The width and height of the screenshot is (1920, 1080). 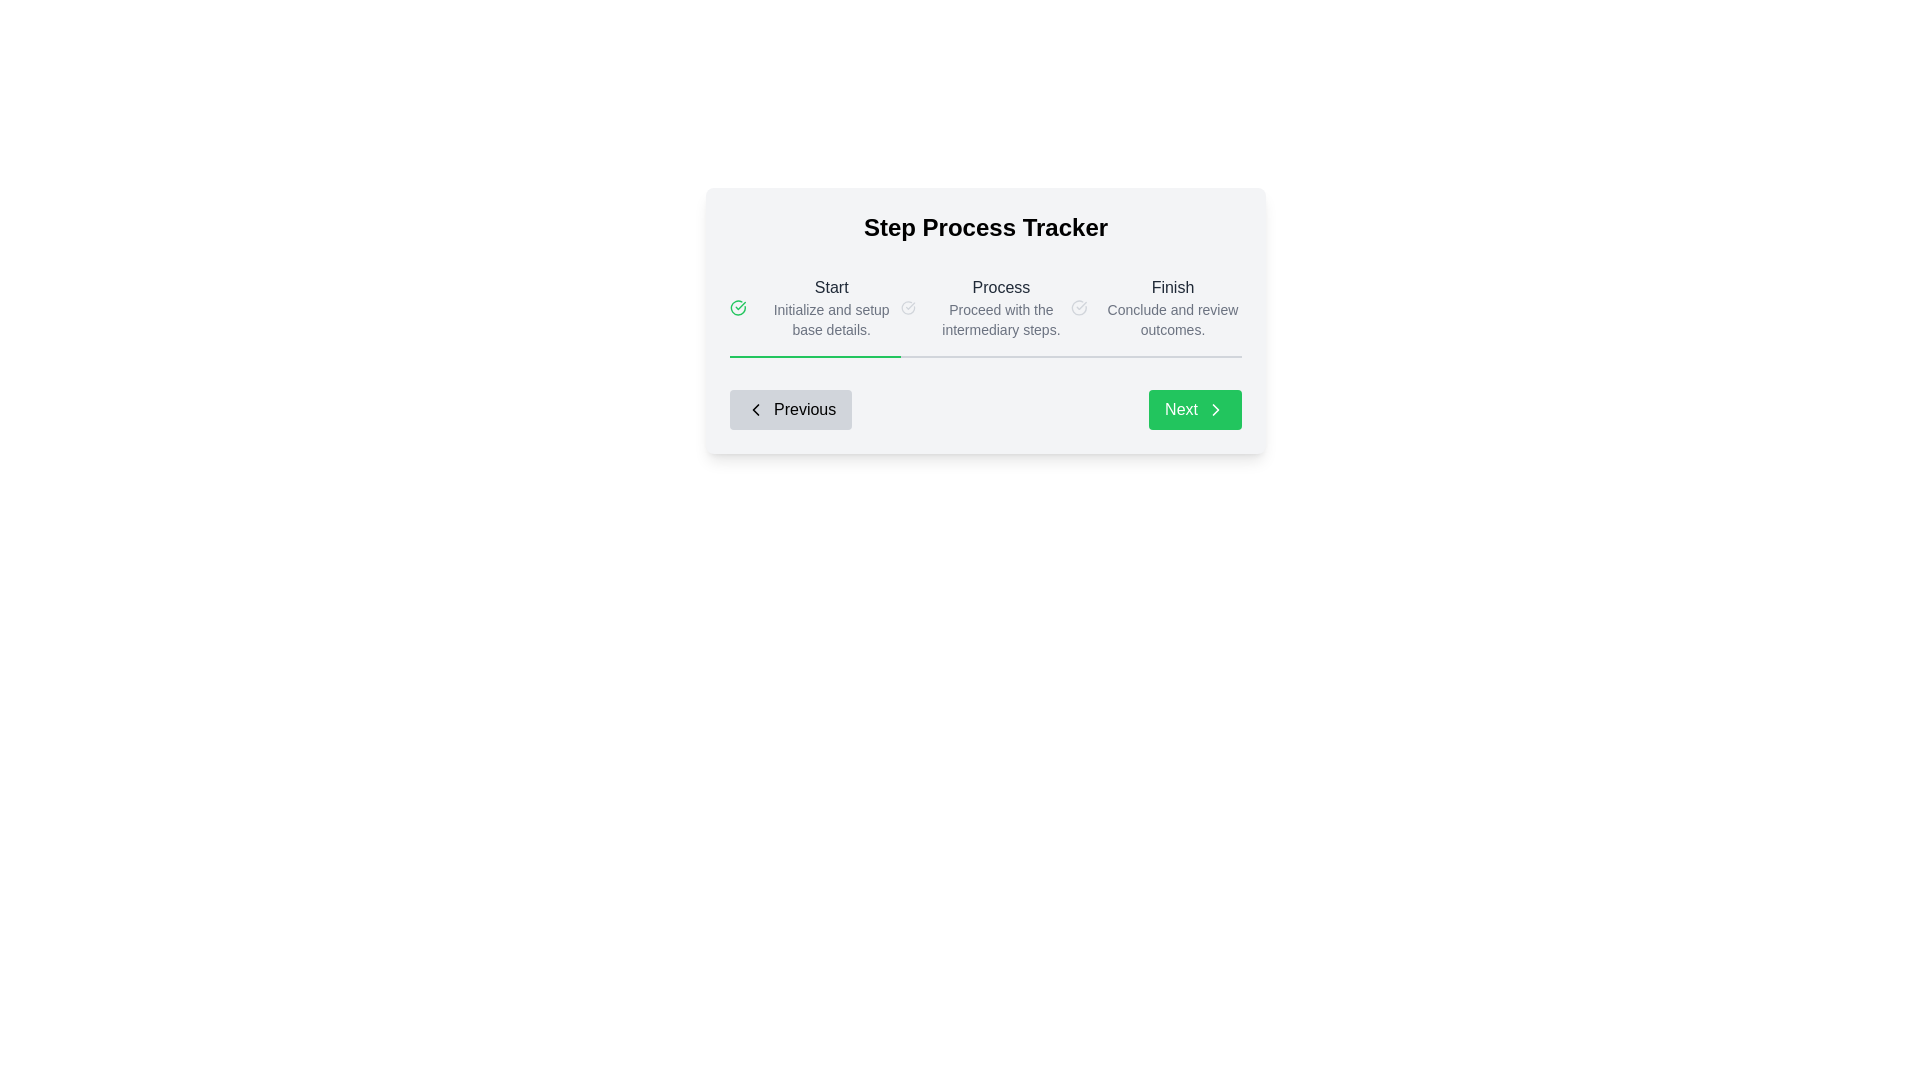 What do you see at coordinates (737, 308) in the screenshot?
I see `the status represented by the green circular icon with a checkmark, which is the first icon in the 'Step Process Tracker' next to the 'Start' step` at bounding box center [737, 308].